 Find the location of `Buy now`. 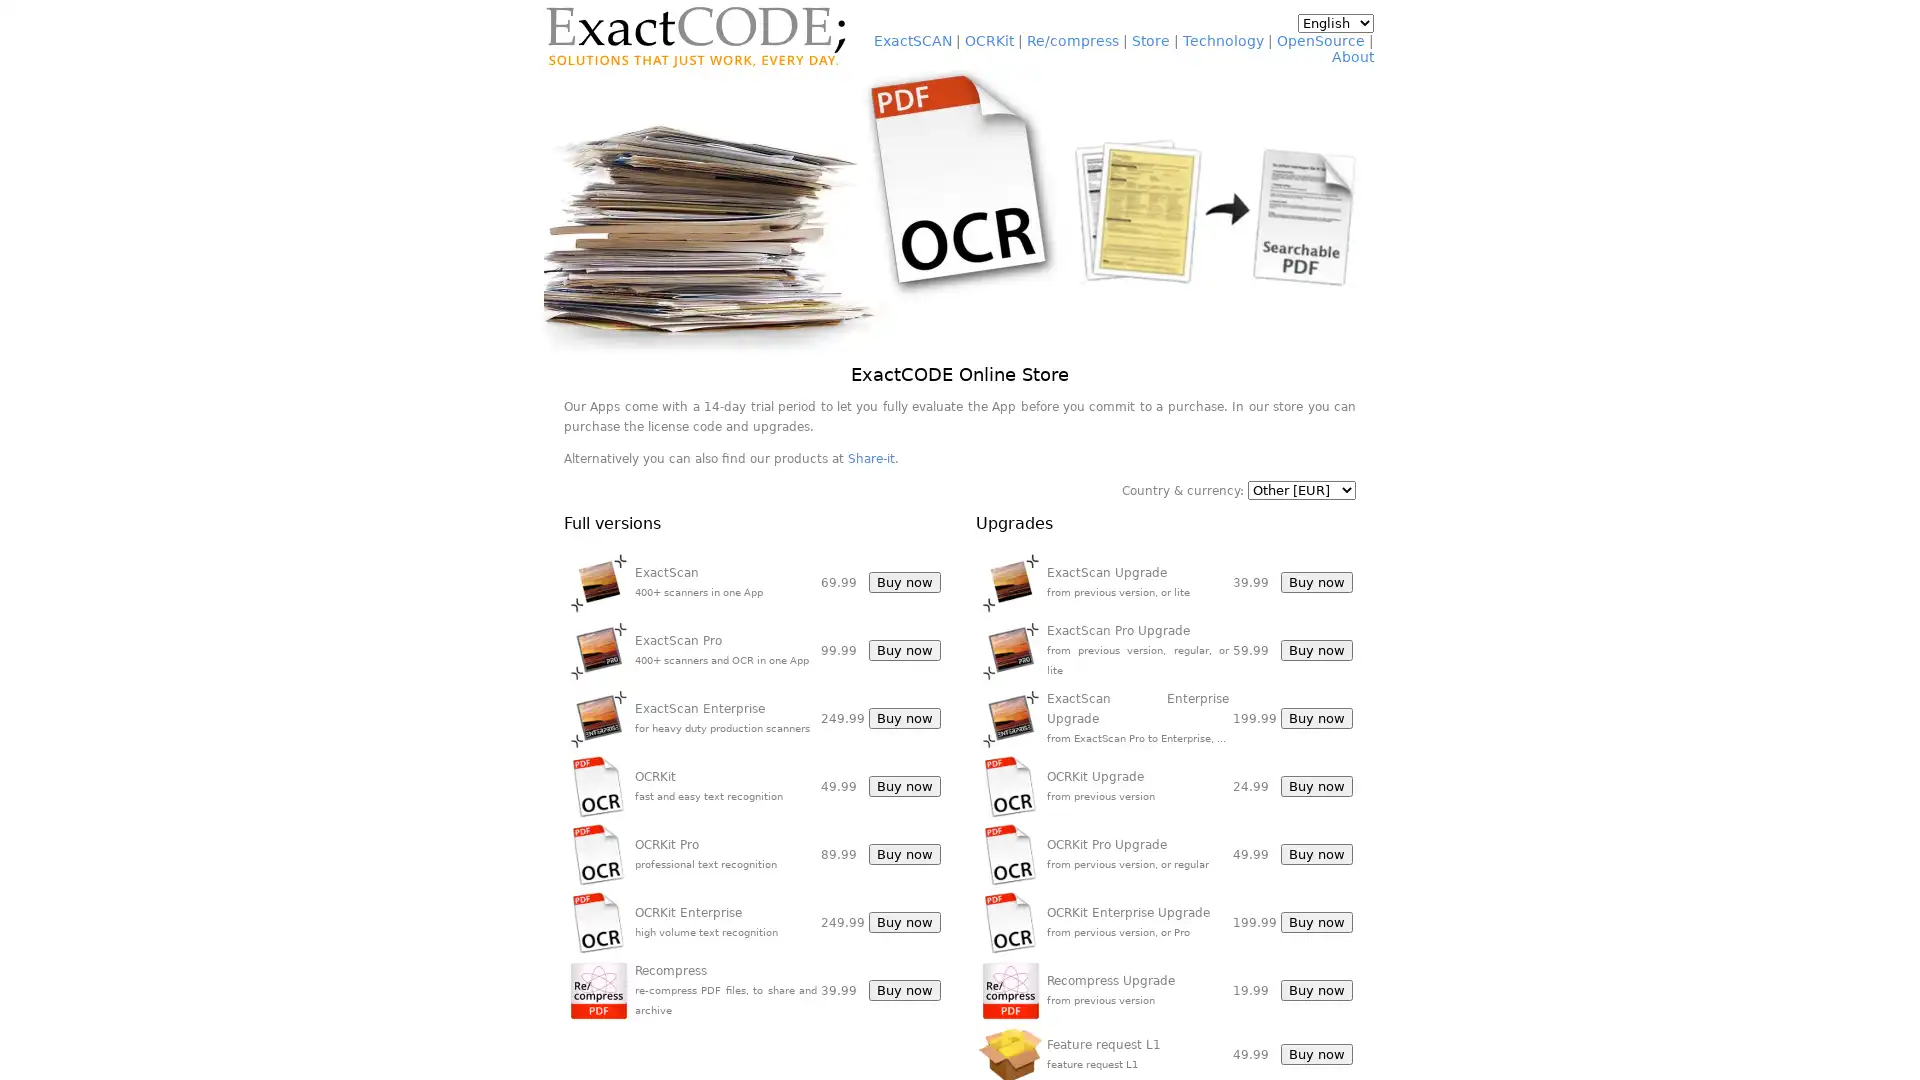

Buy now is located at coordinates (1315, 990).